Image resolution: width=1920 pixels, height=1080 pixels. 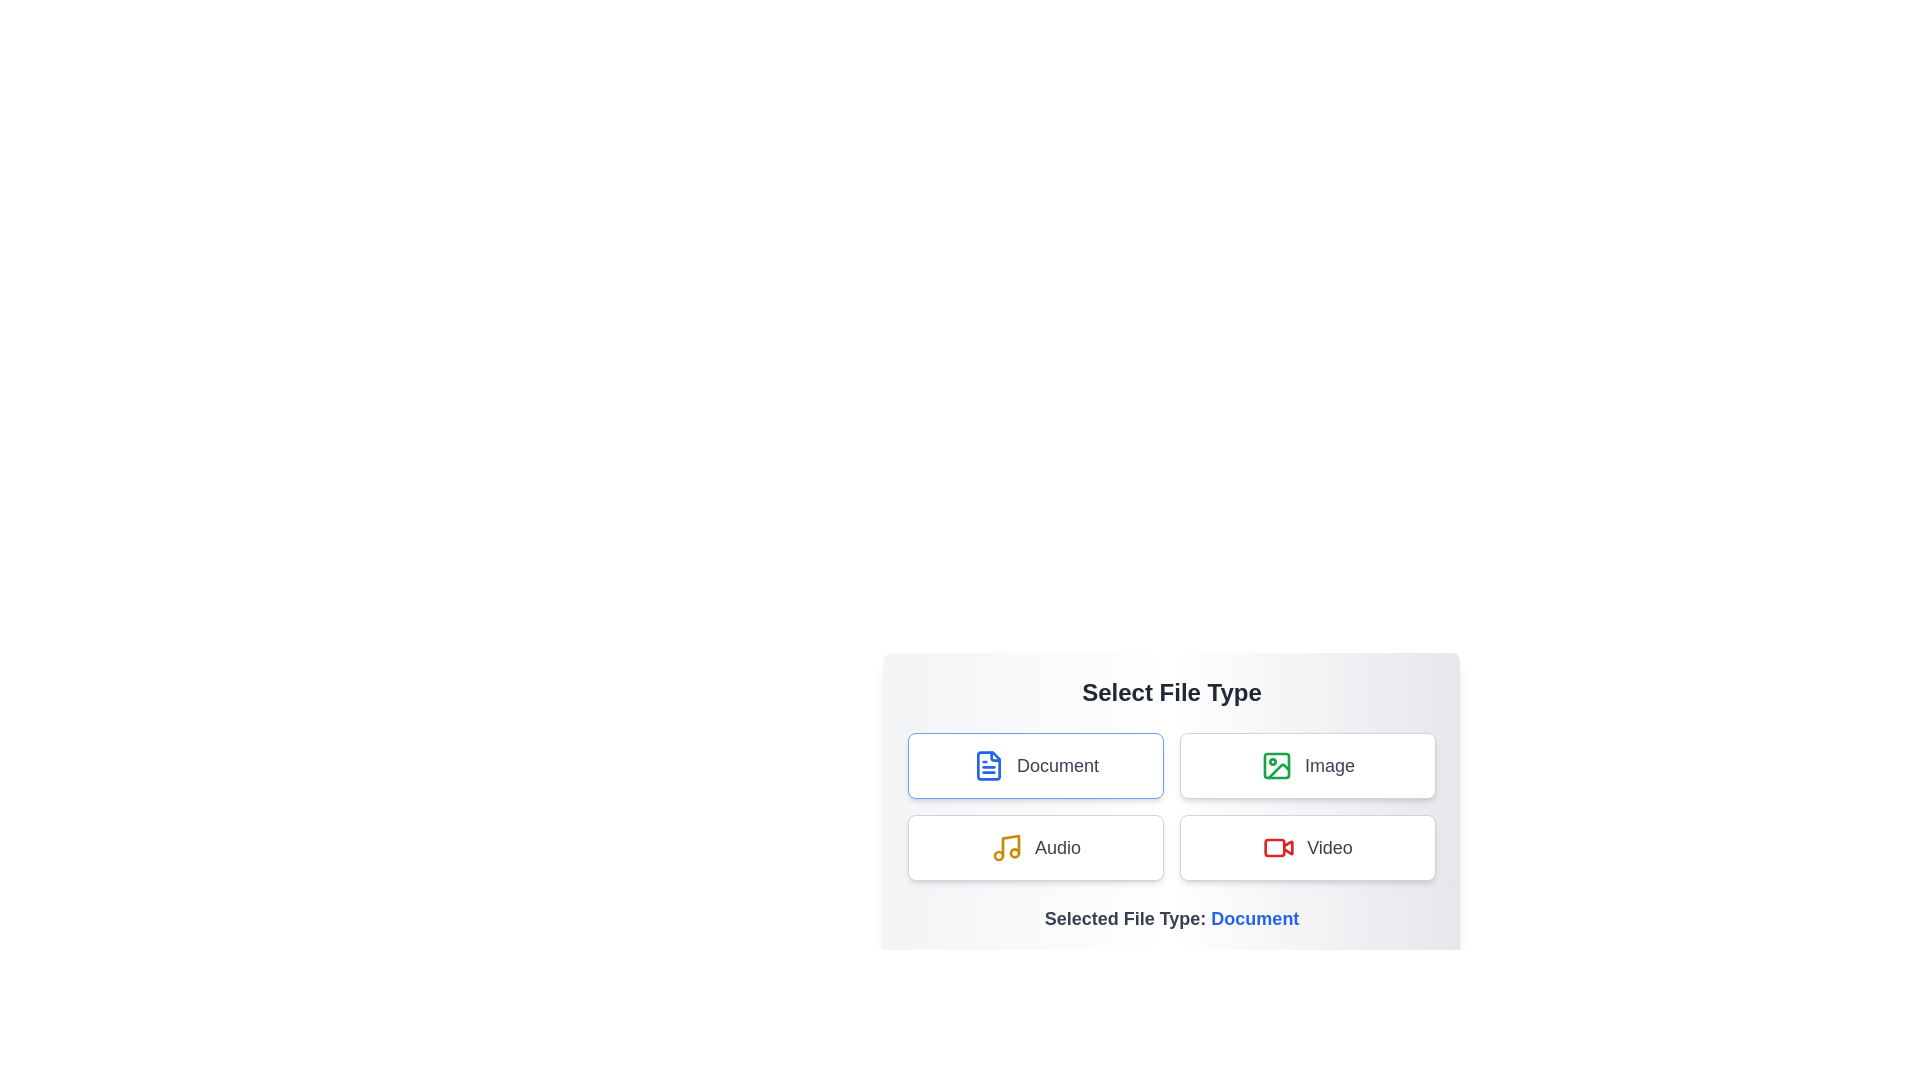 What do you see at coordinates (1288, 847) in the screenshot?
I see `the graphical icon resembling a play button, which is red and located in the bottom-right corner of the 'Video' button` at bounding box center [1288, 847].